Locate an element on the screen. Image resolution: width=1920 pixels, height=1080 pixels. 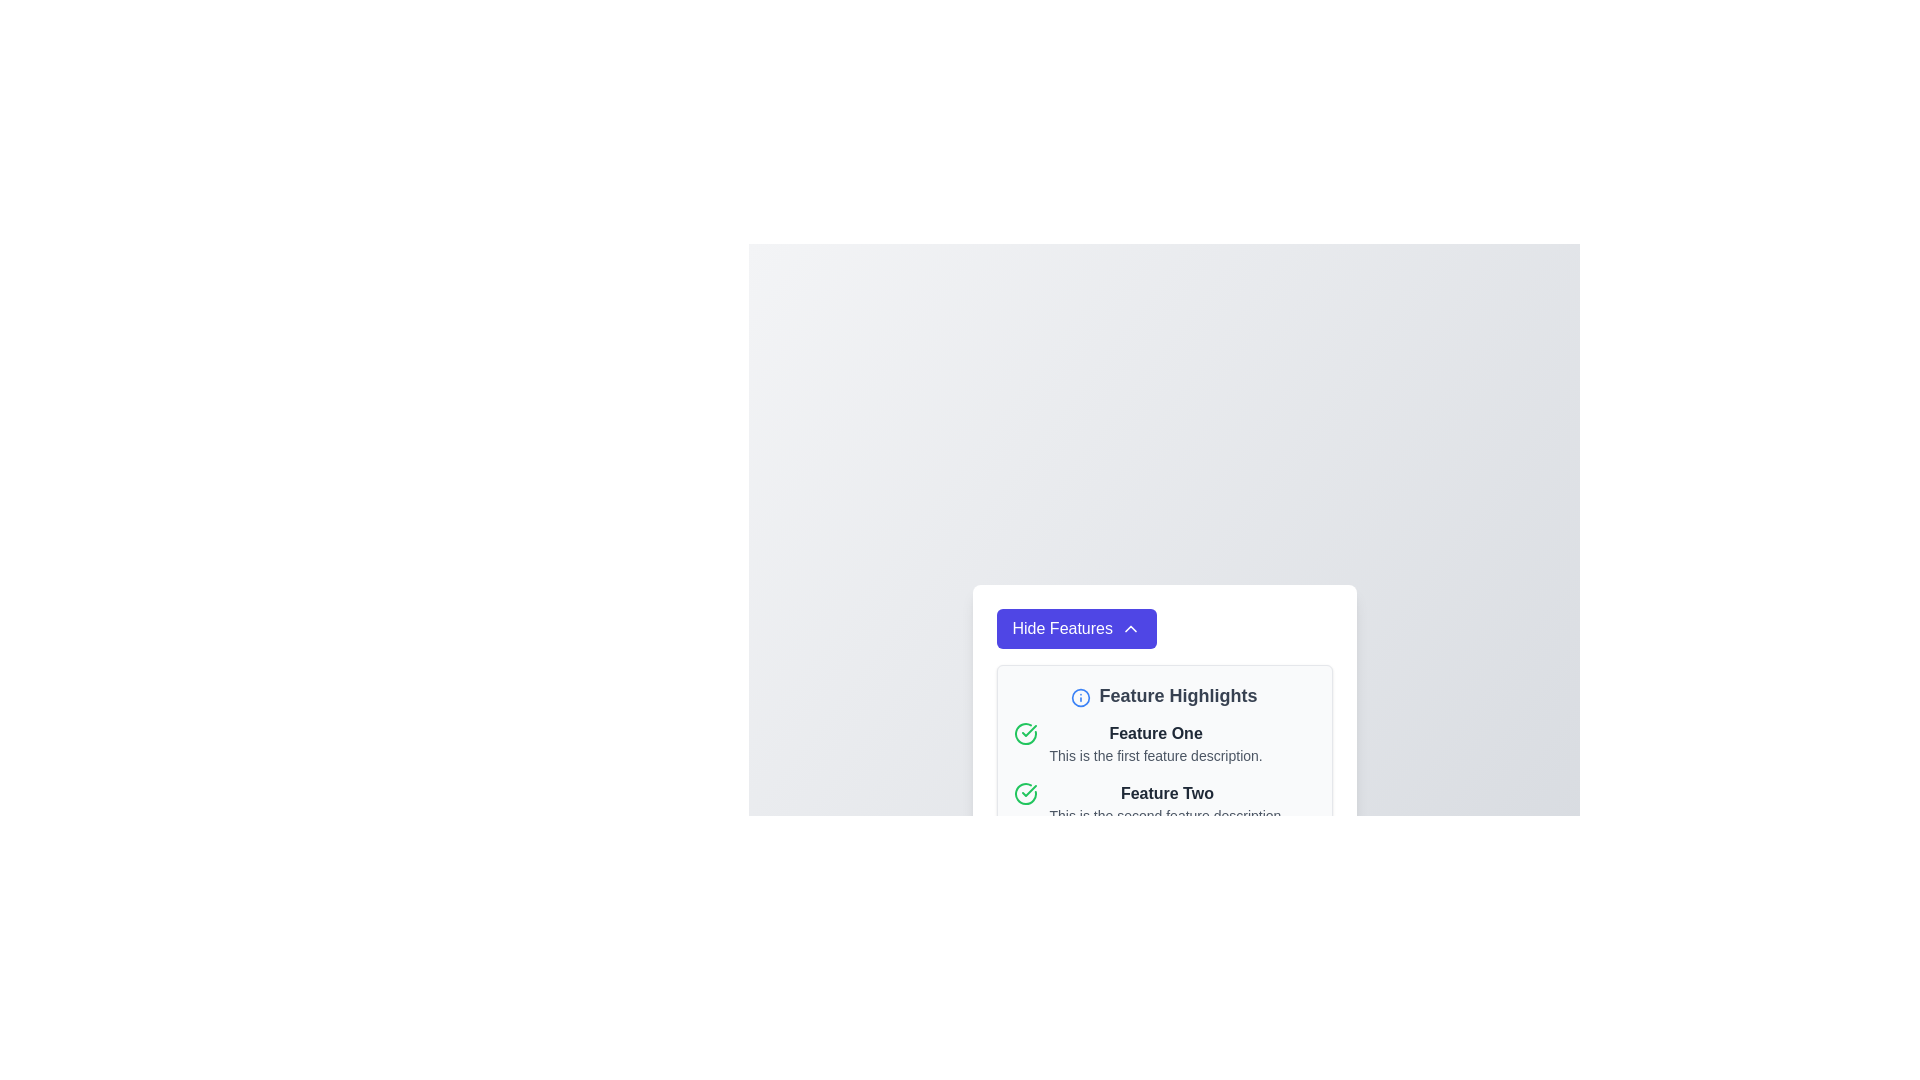
the static text that provides information about 'Feature One', which is located below the title and centered in the right portion of the window is located at coordinates (1156, 756).